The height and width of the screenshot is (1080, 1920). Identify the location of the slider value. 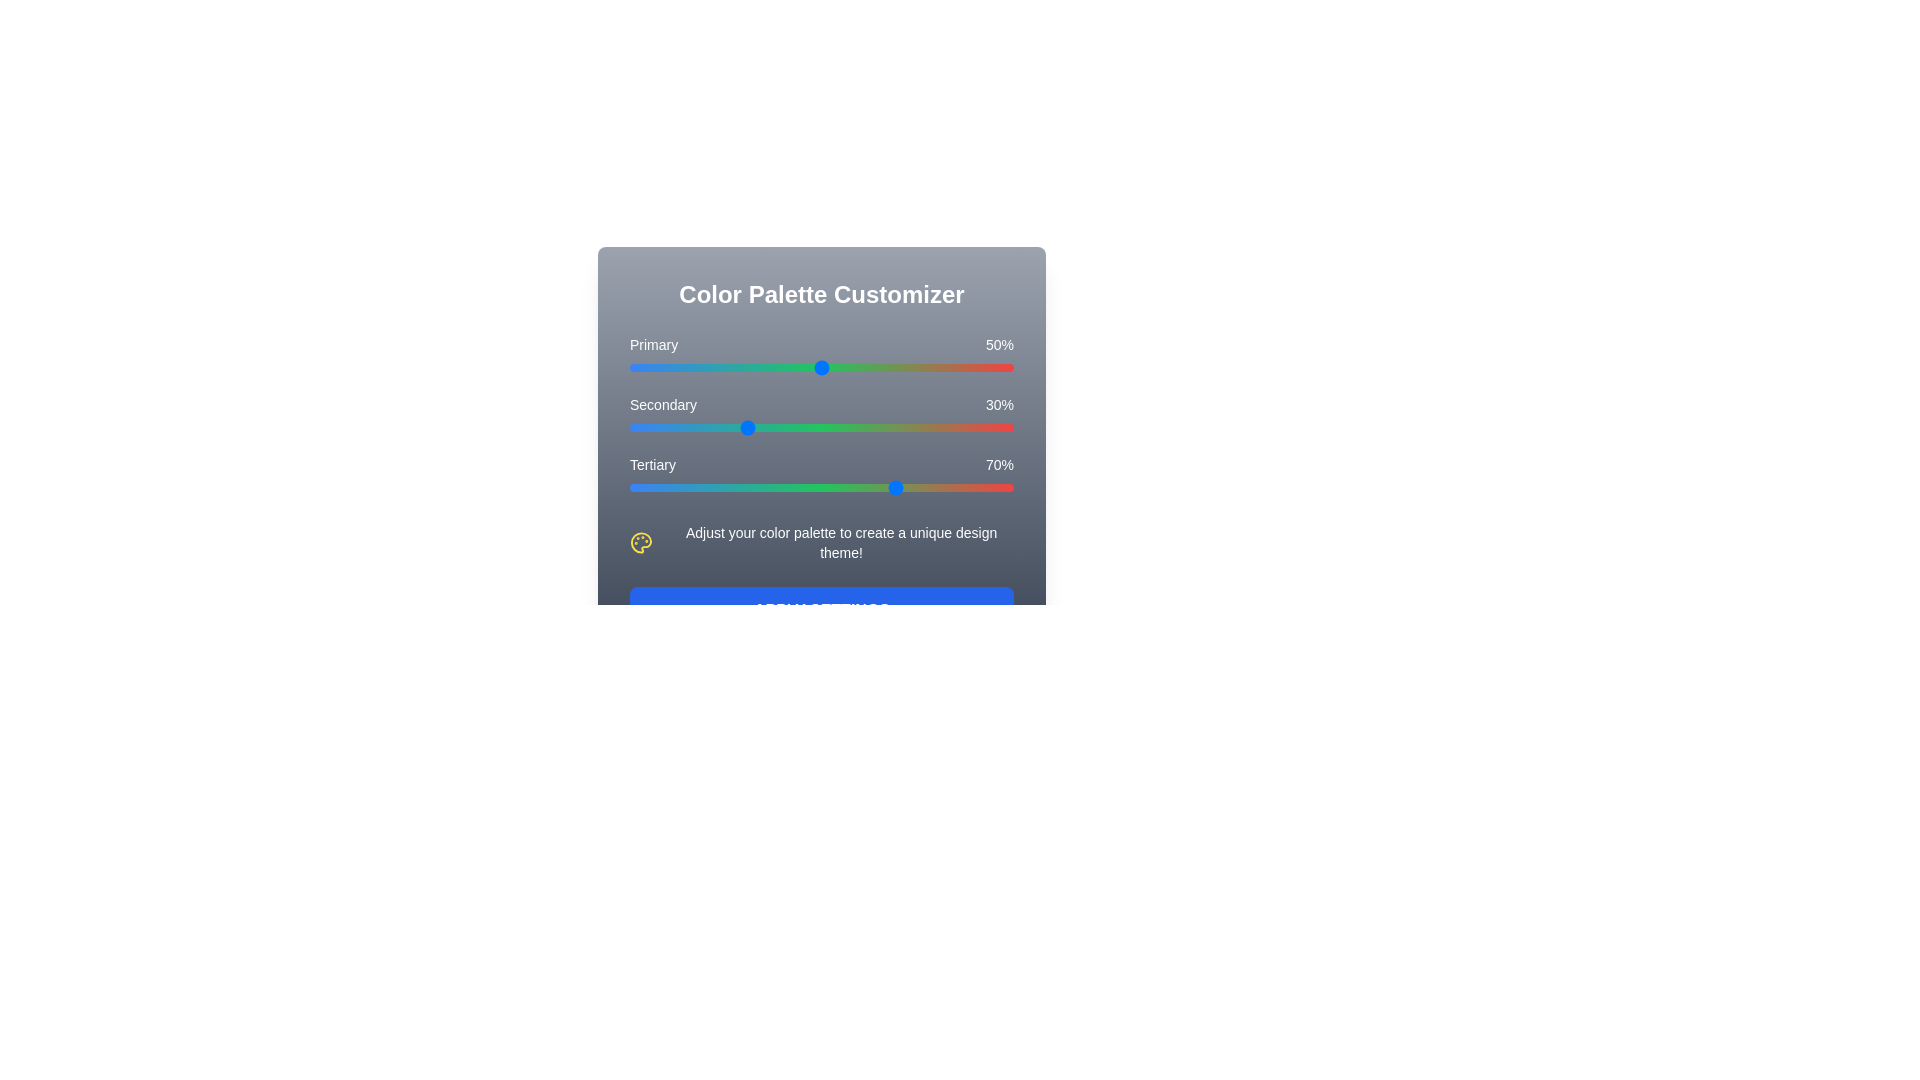
(636, 427).